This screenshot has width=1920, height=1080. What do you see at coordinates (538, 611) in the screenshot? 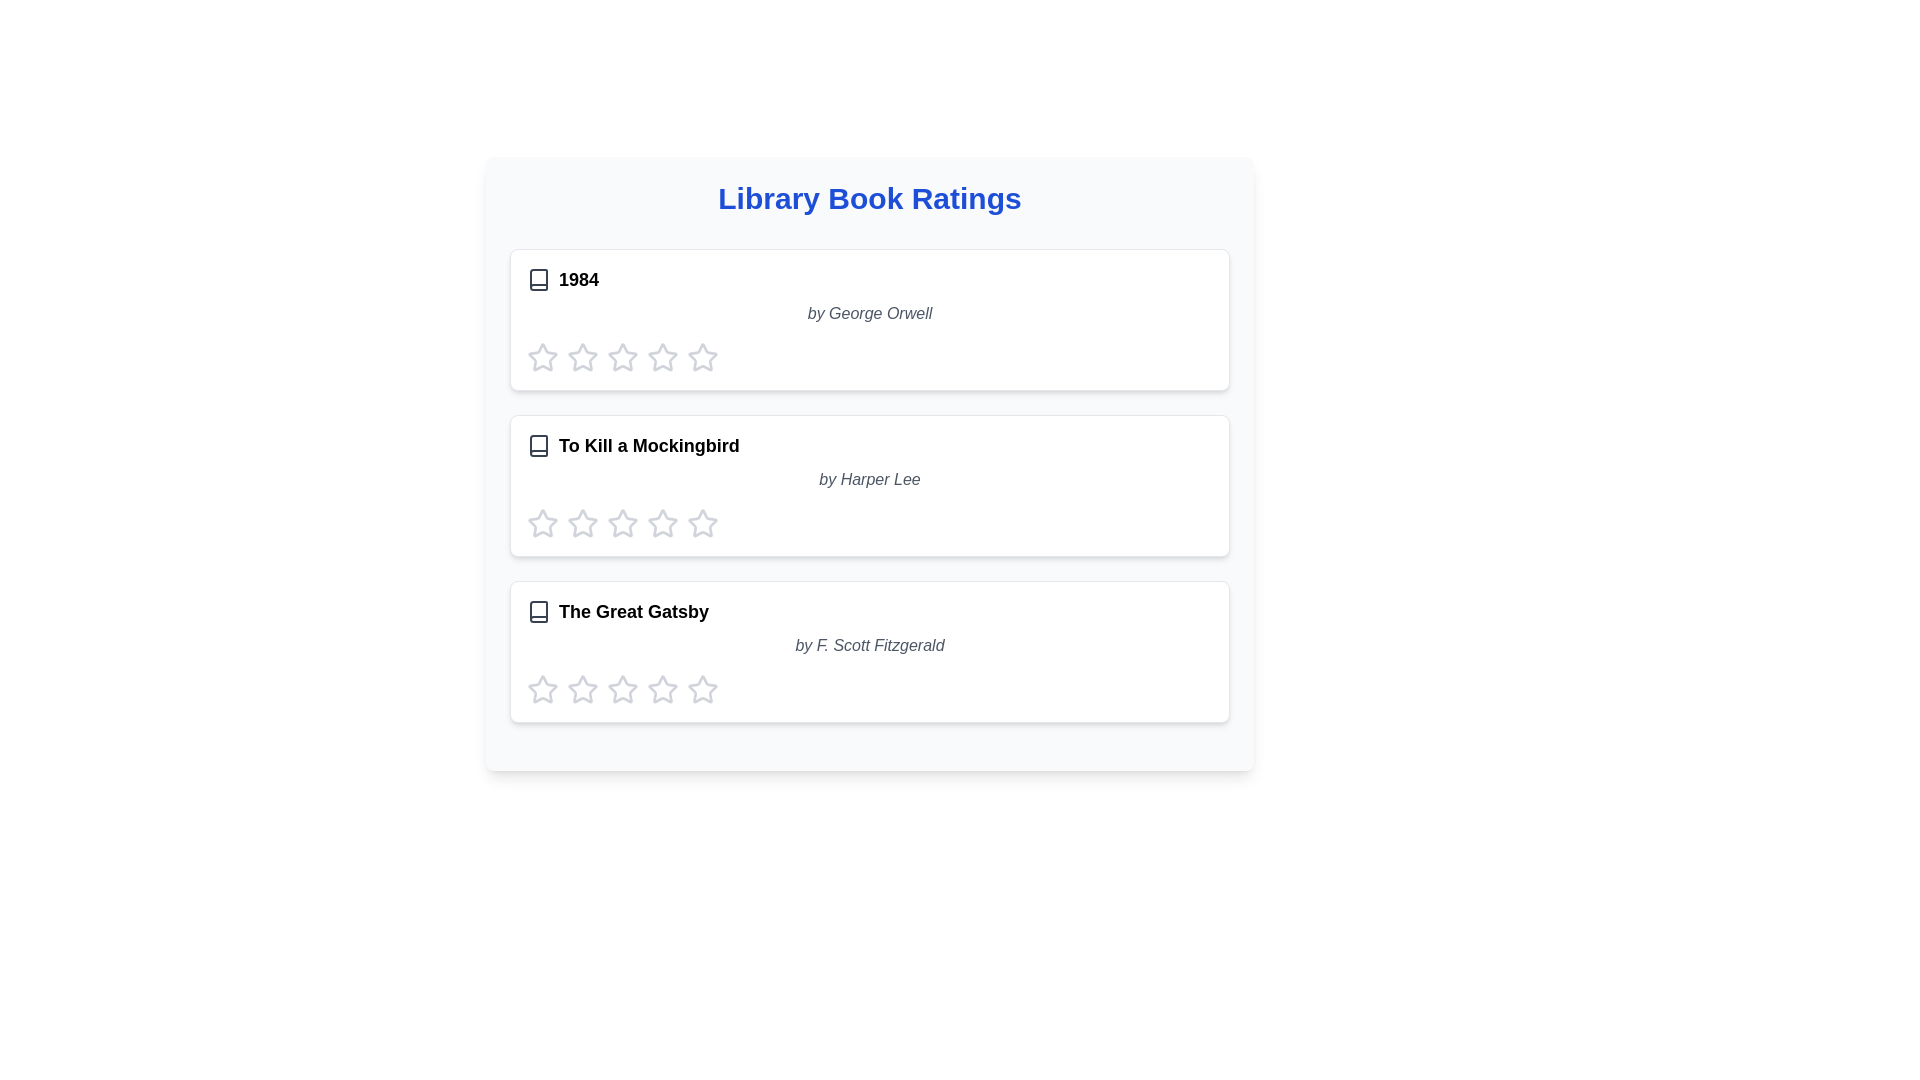
I see `the book icon representing 'The Great Gatsby' located in the third card of the 'Library Book Ratings' section` at bounding box center [538, 611].